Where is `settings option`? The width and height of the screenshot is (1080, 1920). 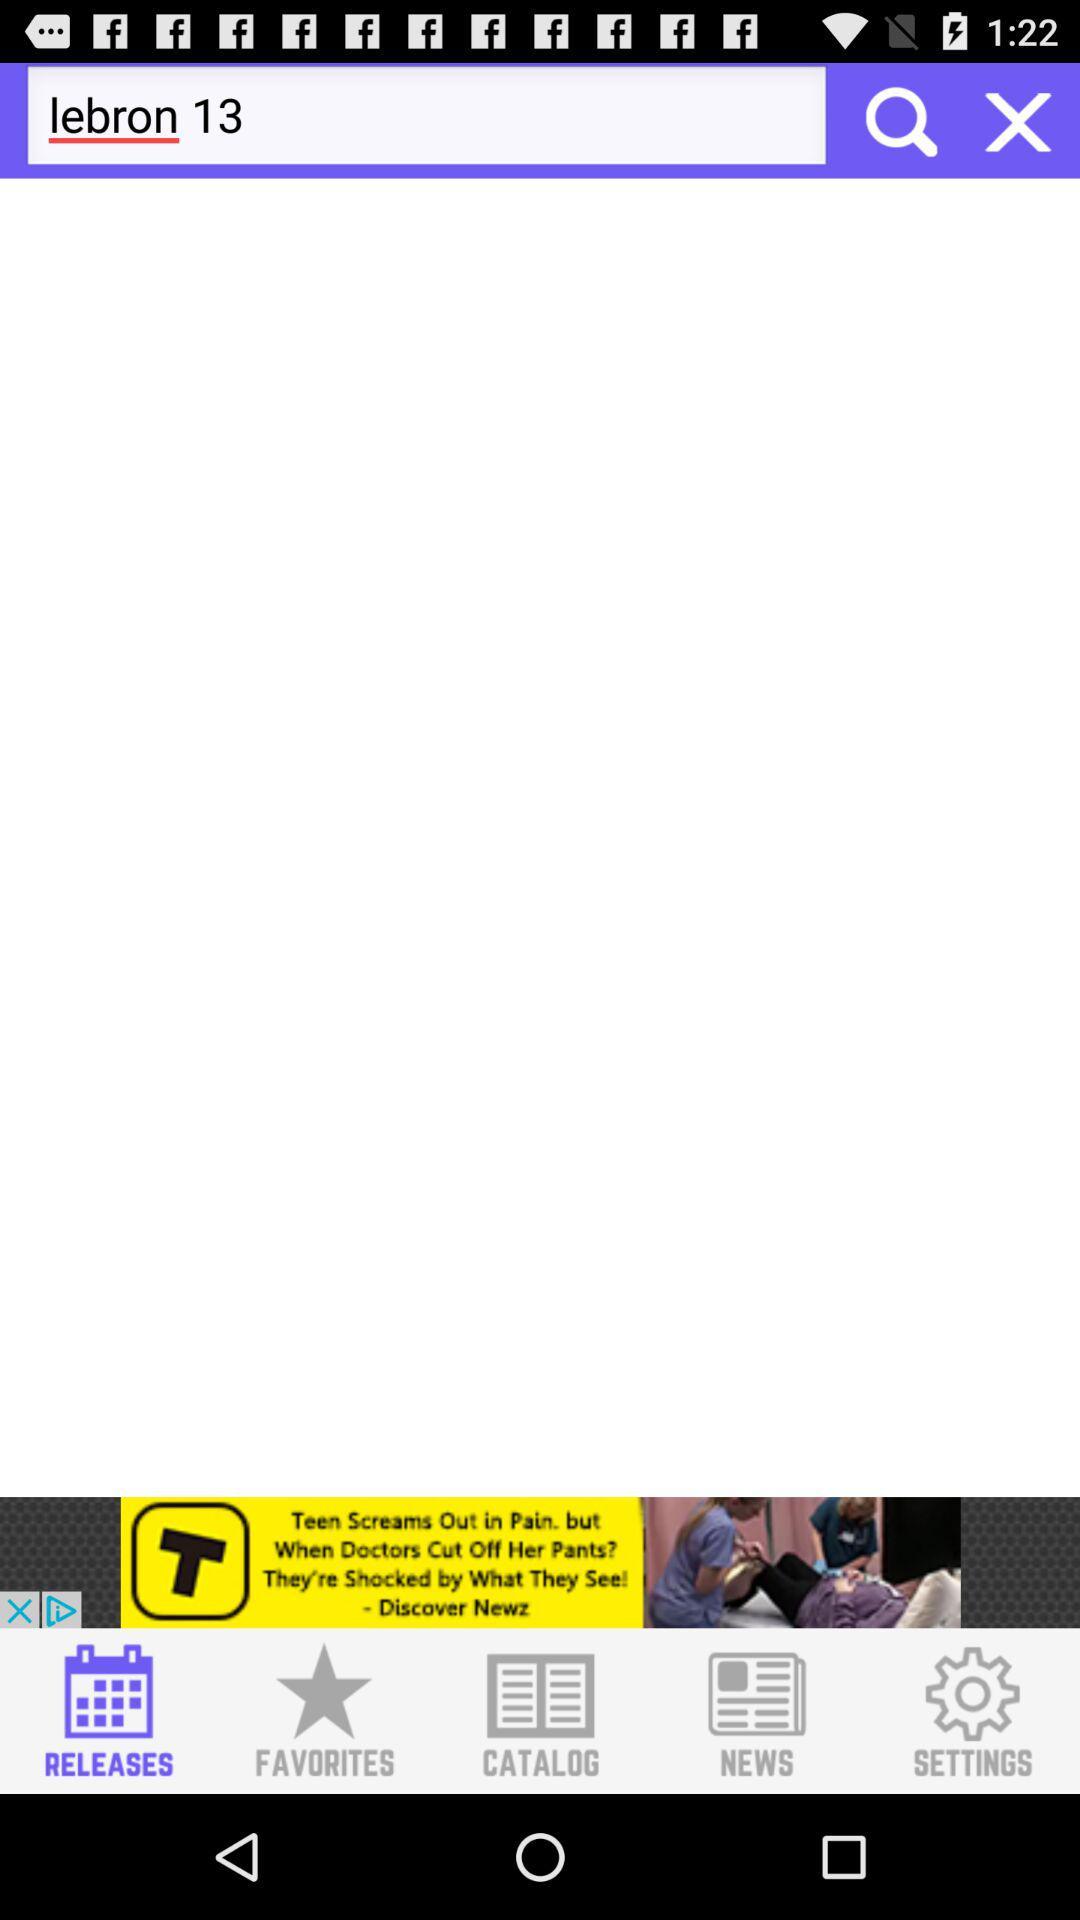
settings option is located at coordinates (971, 1710).